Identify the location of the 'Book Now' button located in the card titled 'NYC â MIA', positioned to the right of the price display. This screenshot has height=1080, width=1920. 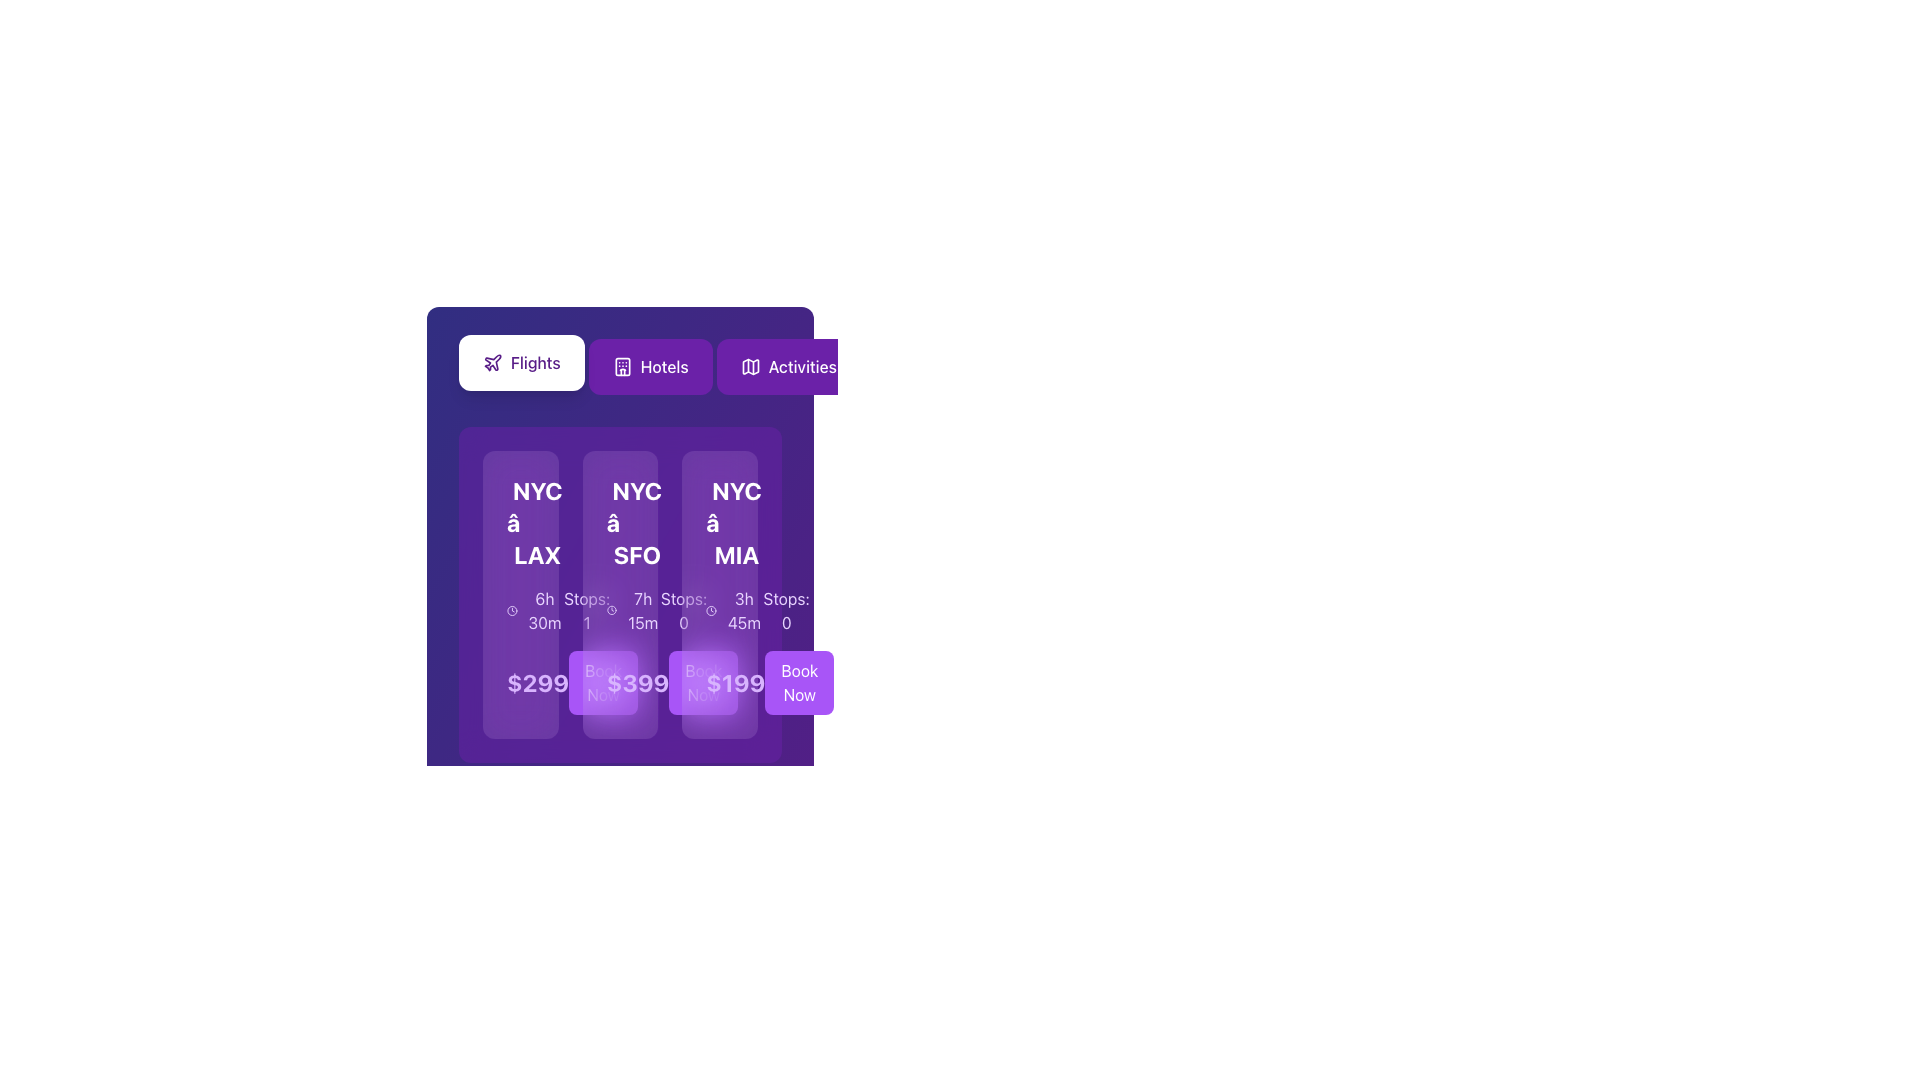
(720, 681).